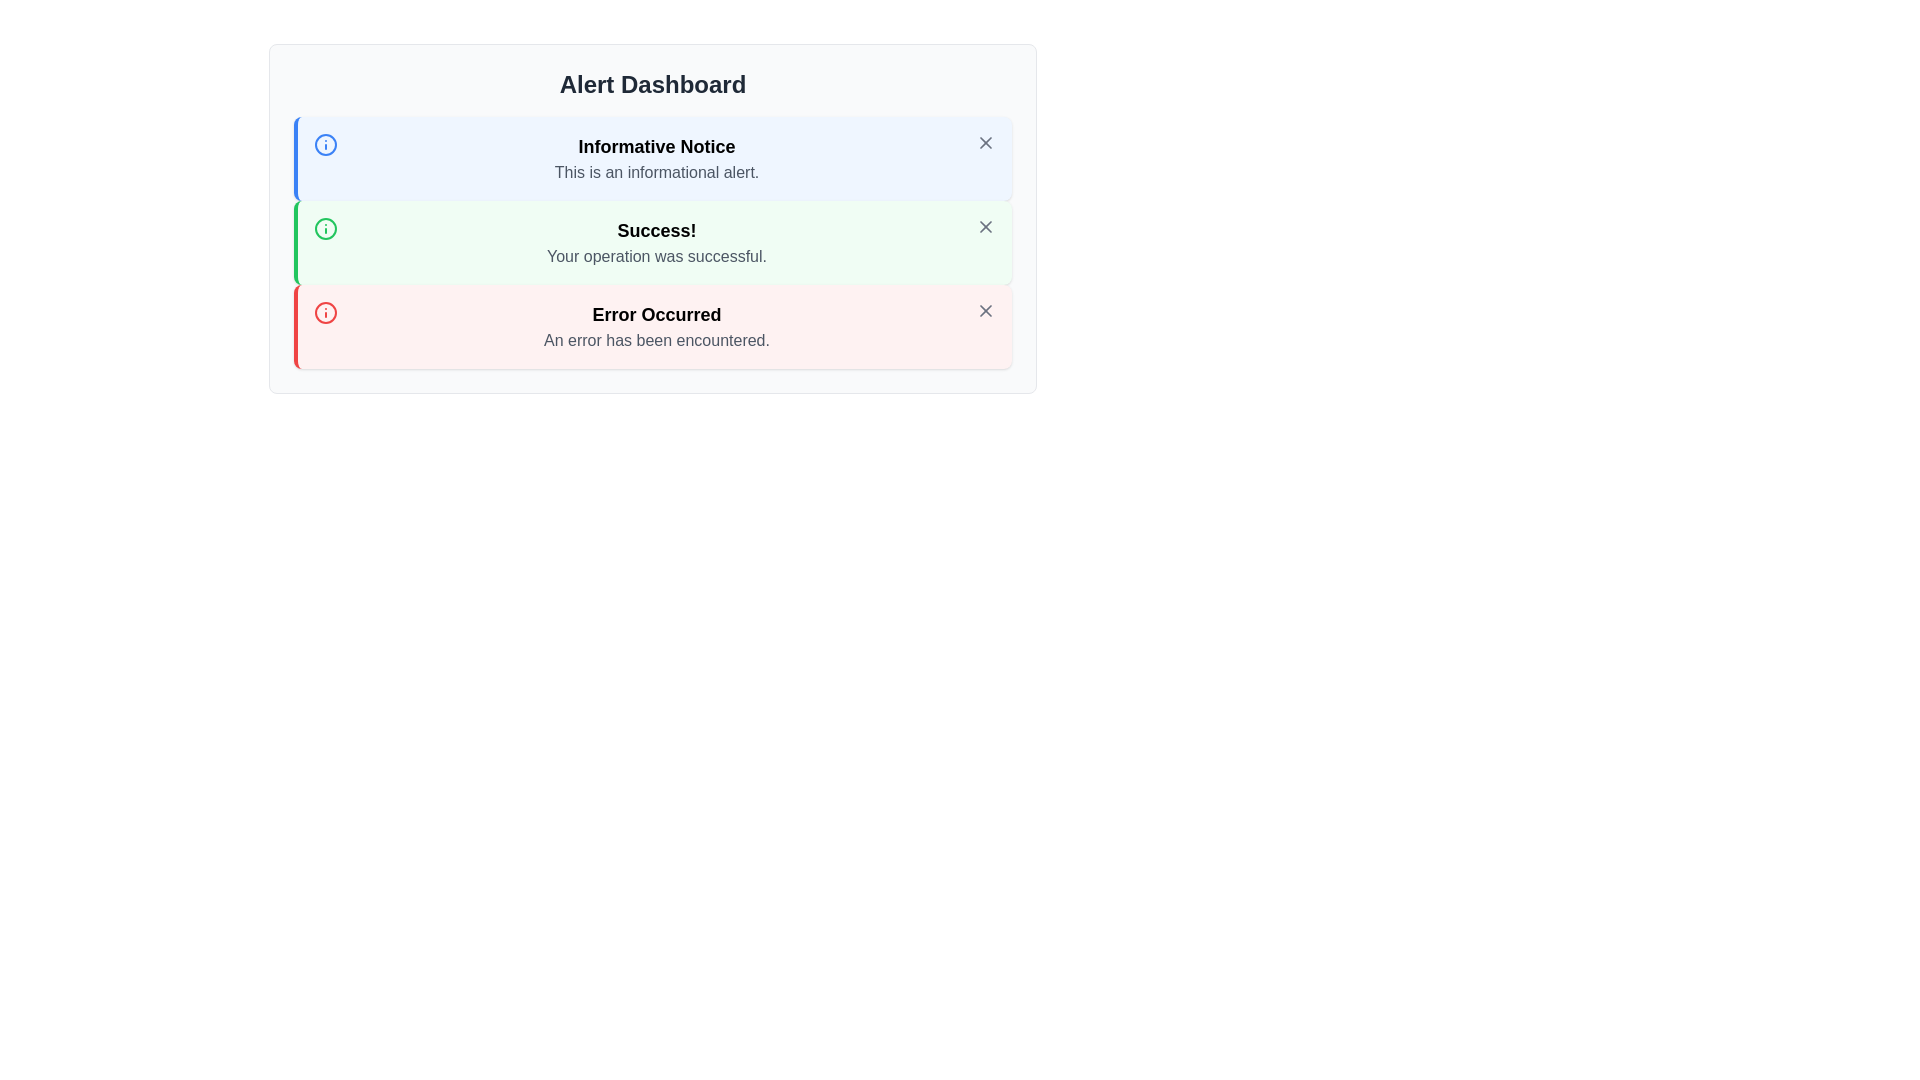  Describe the element at coordinates (657, 339) in the screenshot. I see `the text label that reads 'An error has been encountered.' which is styled in gray color and located within the error message section with a red border background` at that location.